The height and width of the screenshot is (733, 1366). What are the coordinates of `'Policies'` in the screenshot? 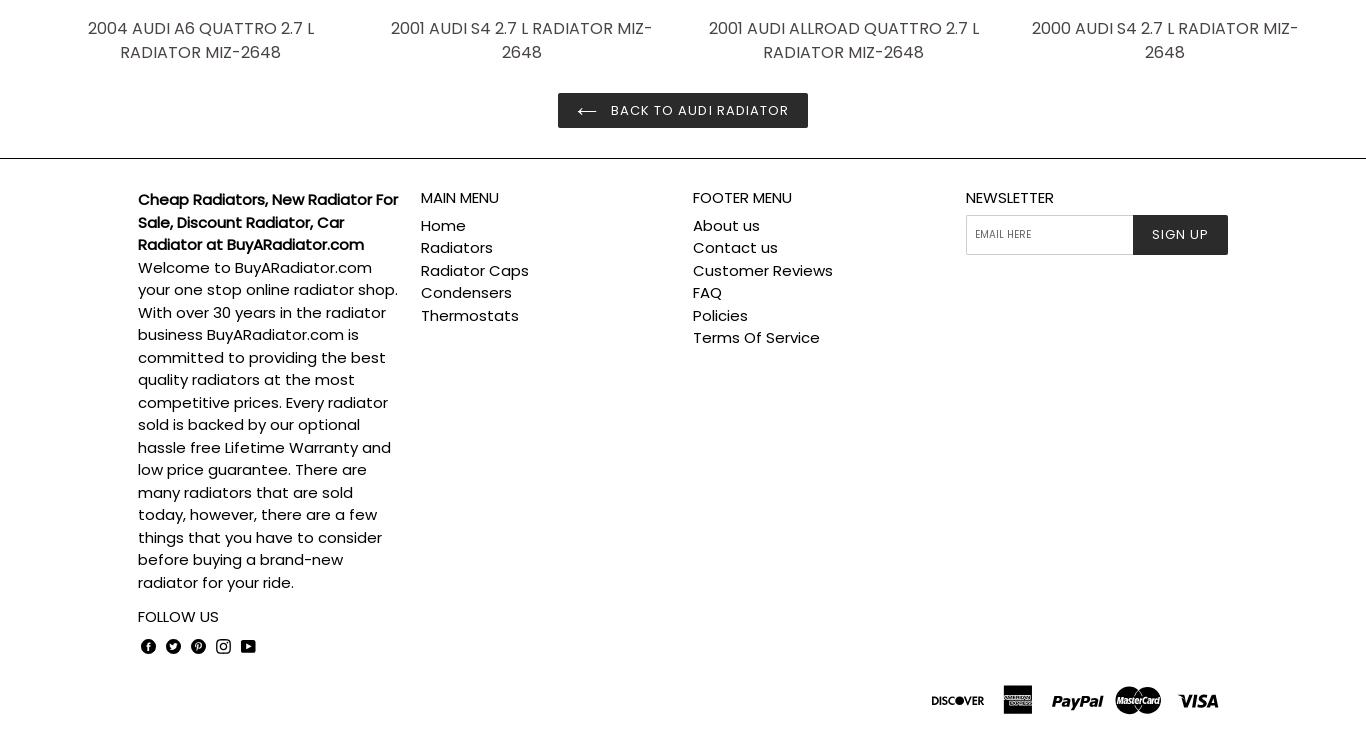 It's located at (720, 313).